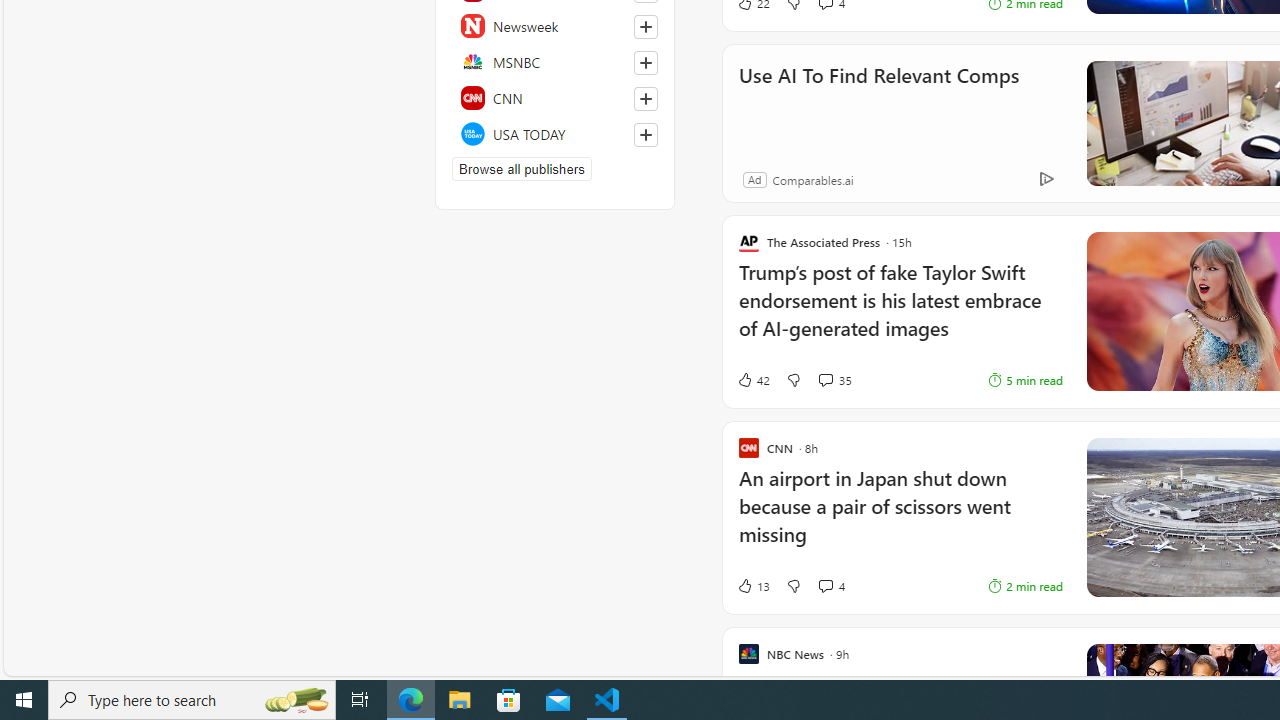 Image resolution: width=1280 pixels, height=720 pixels. What do you see at coordinates (878, 102) in the screenshot?
I see `'Use AI To Find Relevant Comps'` at bounding box center [878, 102].